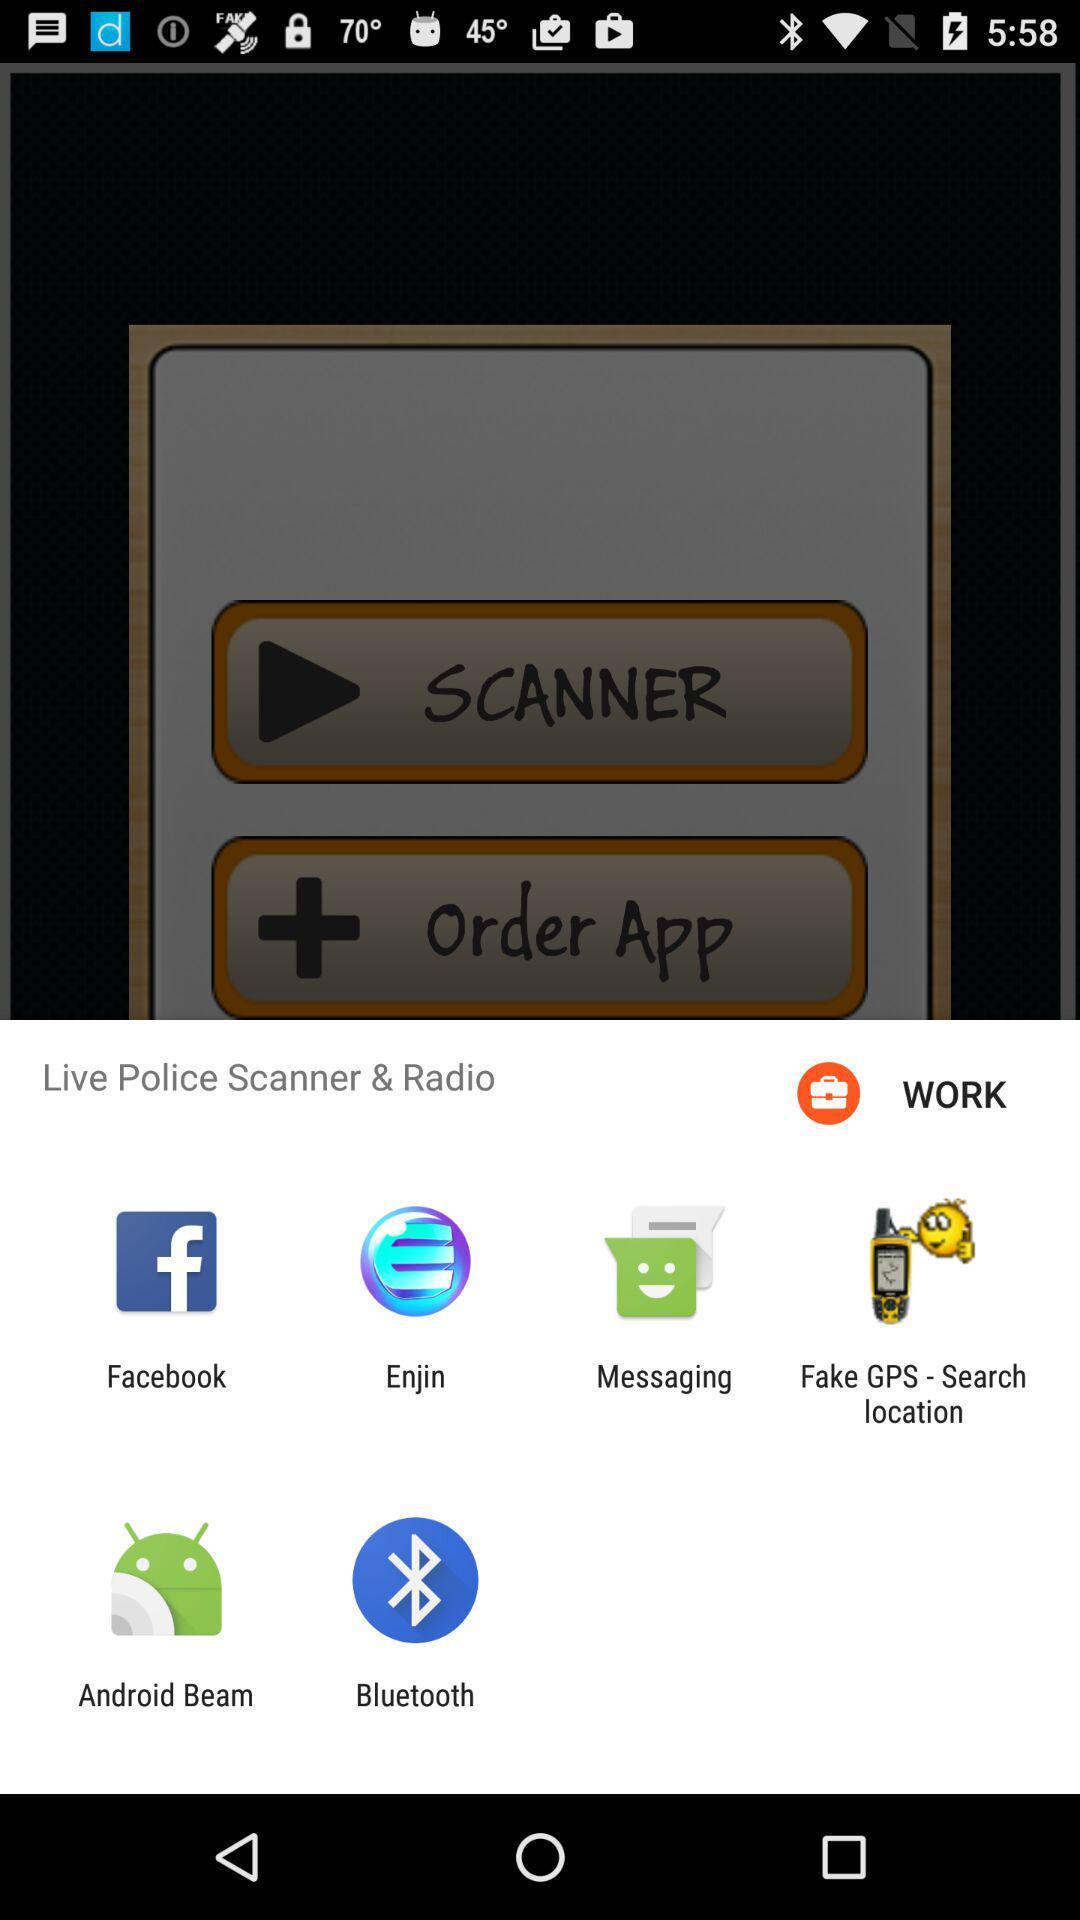 Image resolution: width=1080 pixels, height=1920 pixels. I want to click on the item to the left of the bluetooth app, so click(165, 1711).